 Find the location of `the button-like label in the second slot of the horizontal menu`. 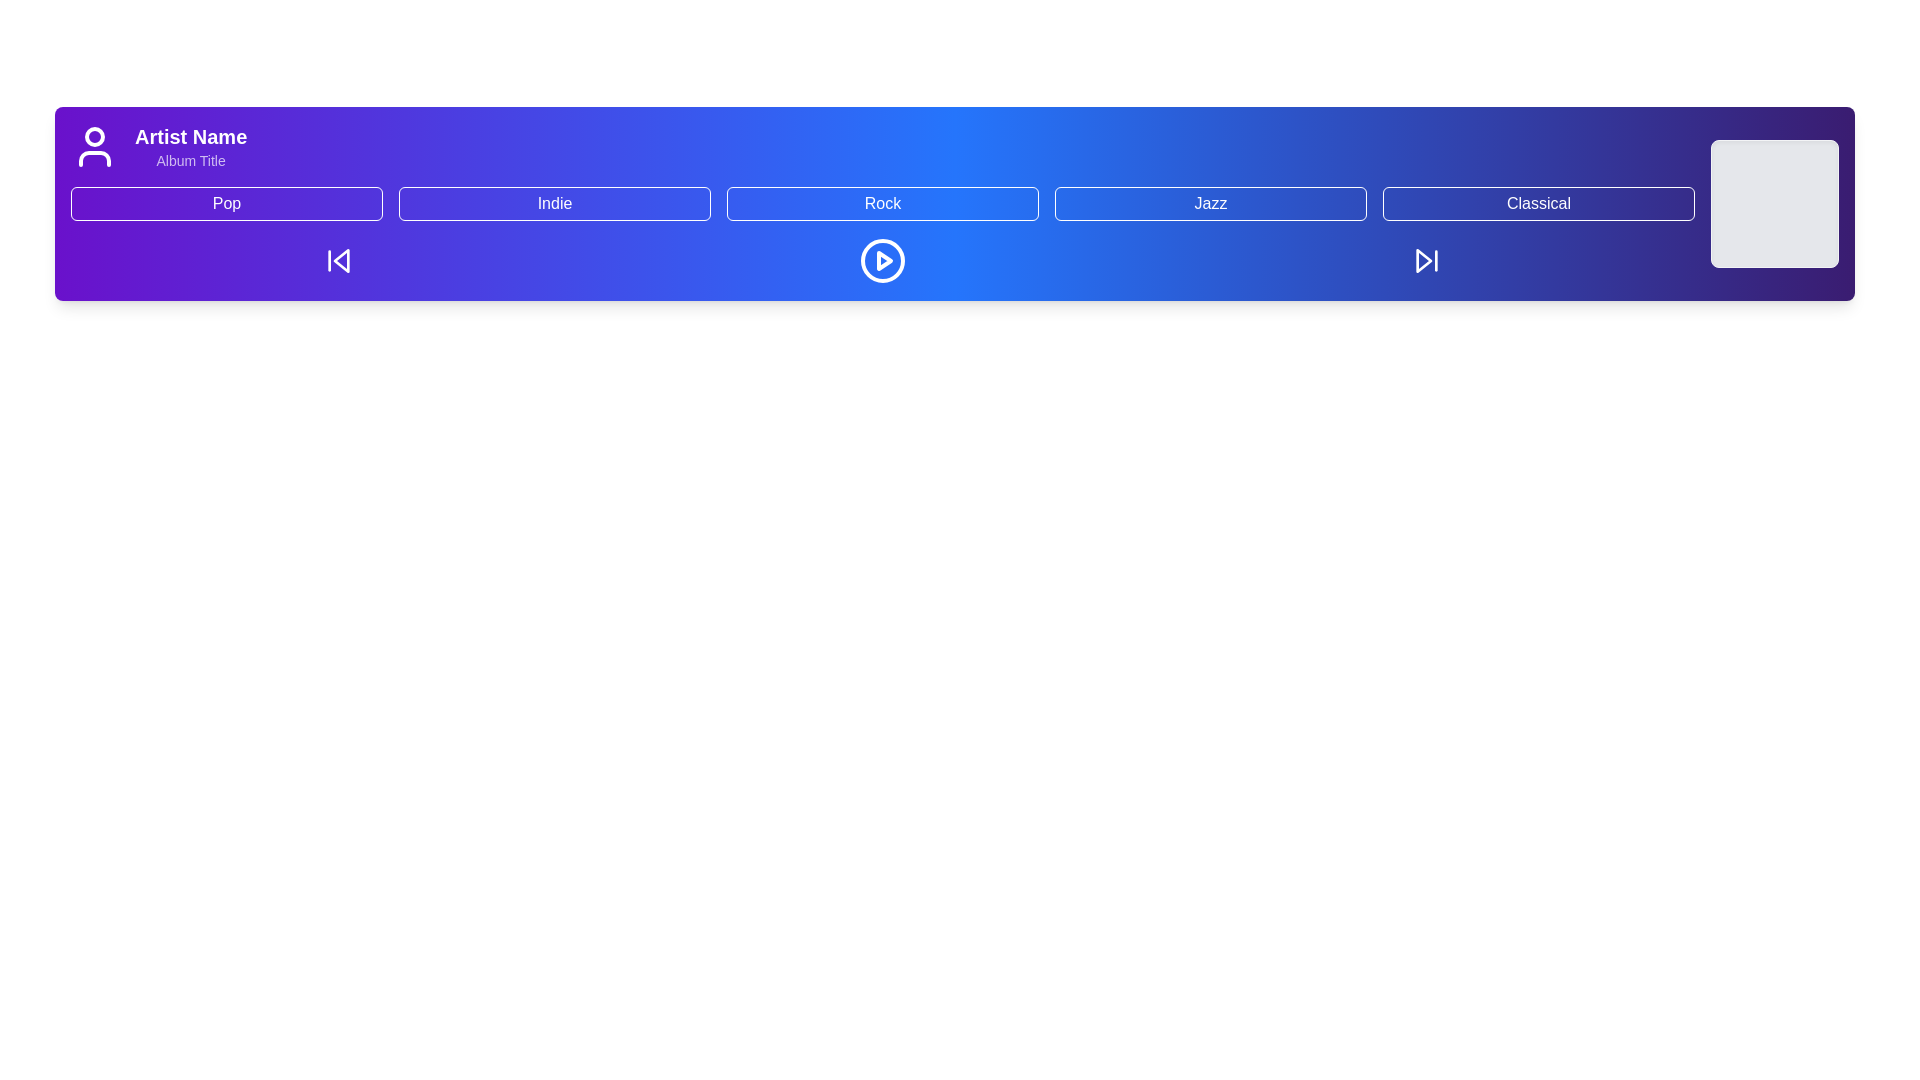

the button-like label in the second slot of the horizontal menu is located at coordinates (555, 204).